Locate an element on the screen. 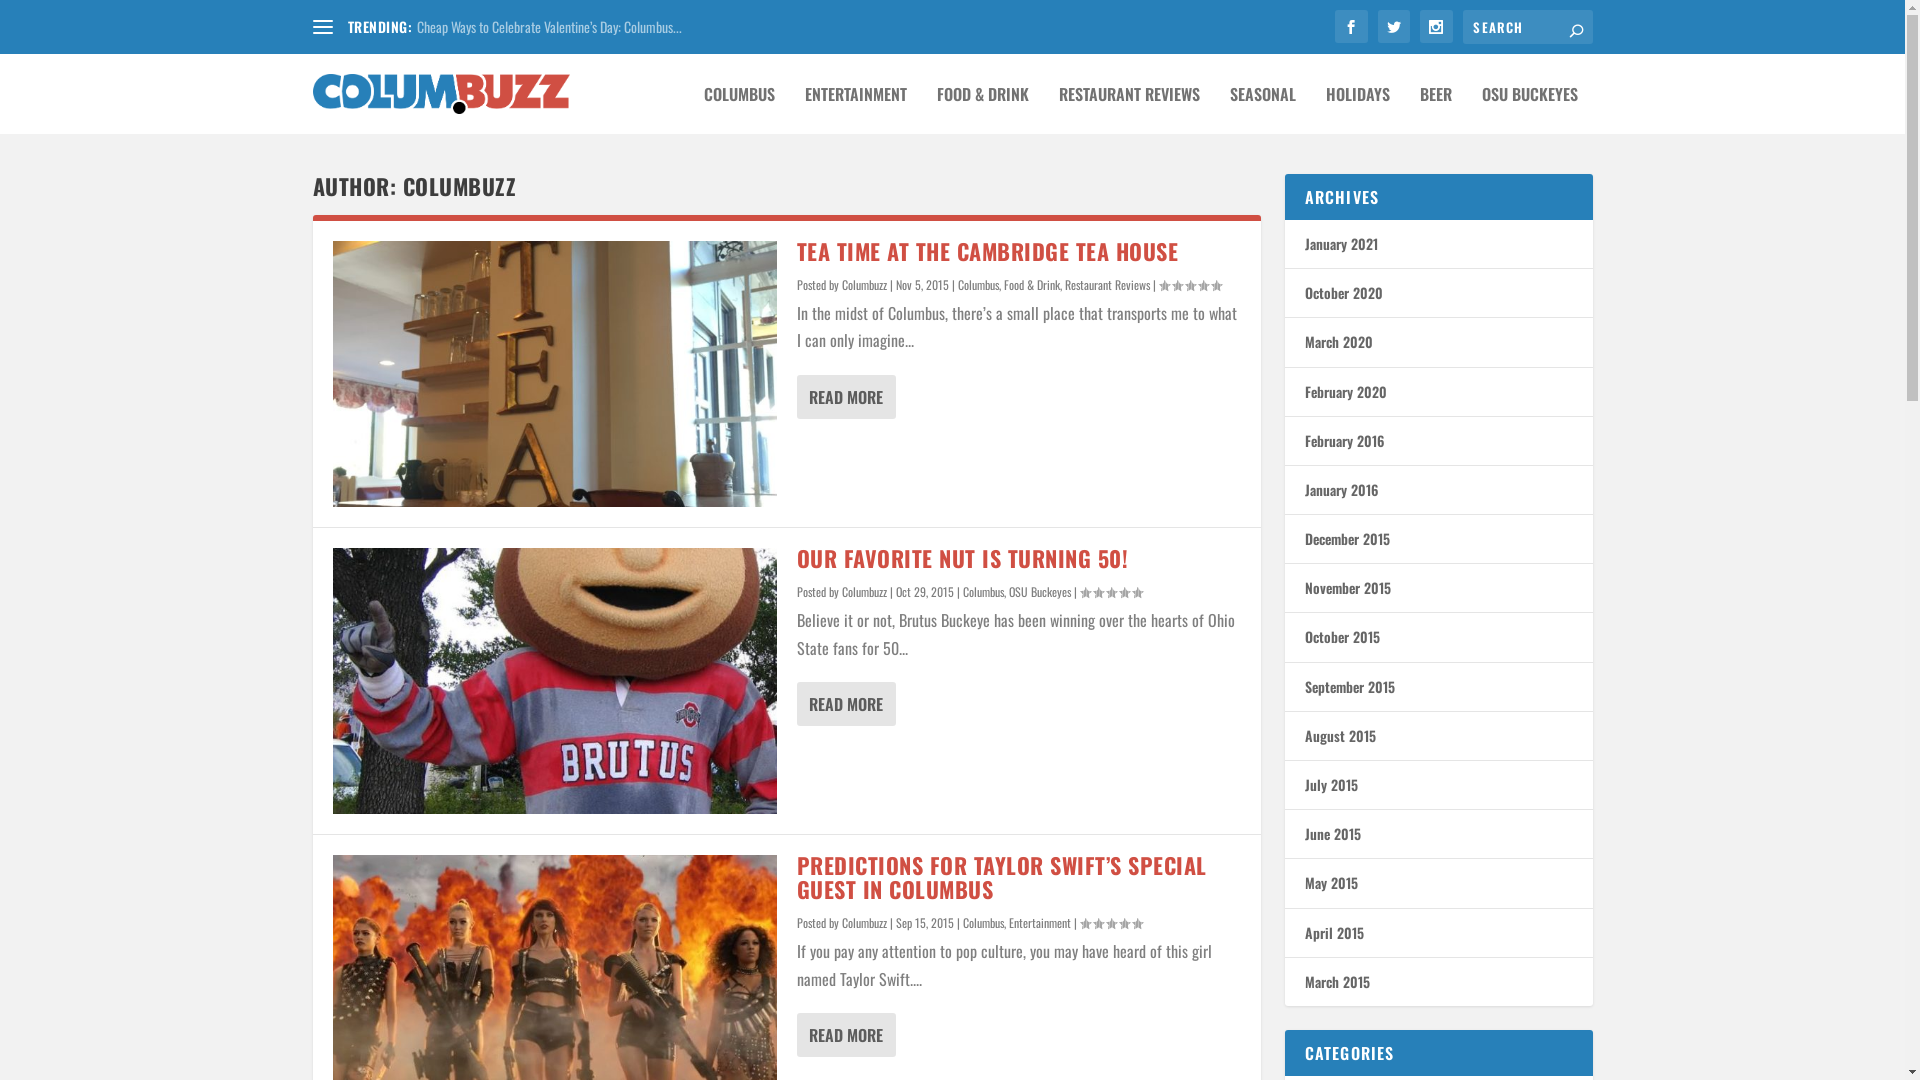 This screenshot has width=1920, height=1080. 'October 2015' is located at coordinates (1341, 636).